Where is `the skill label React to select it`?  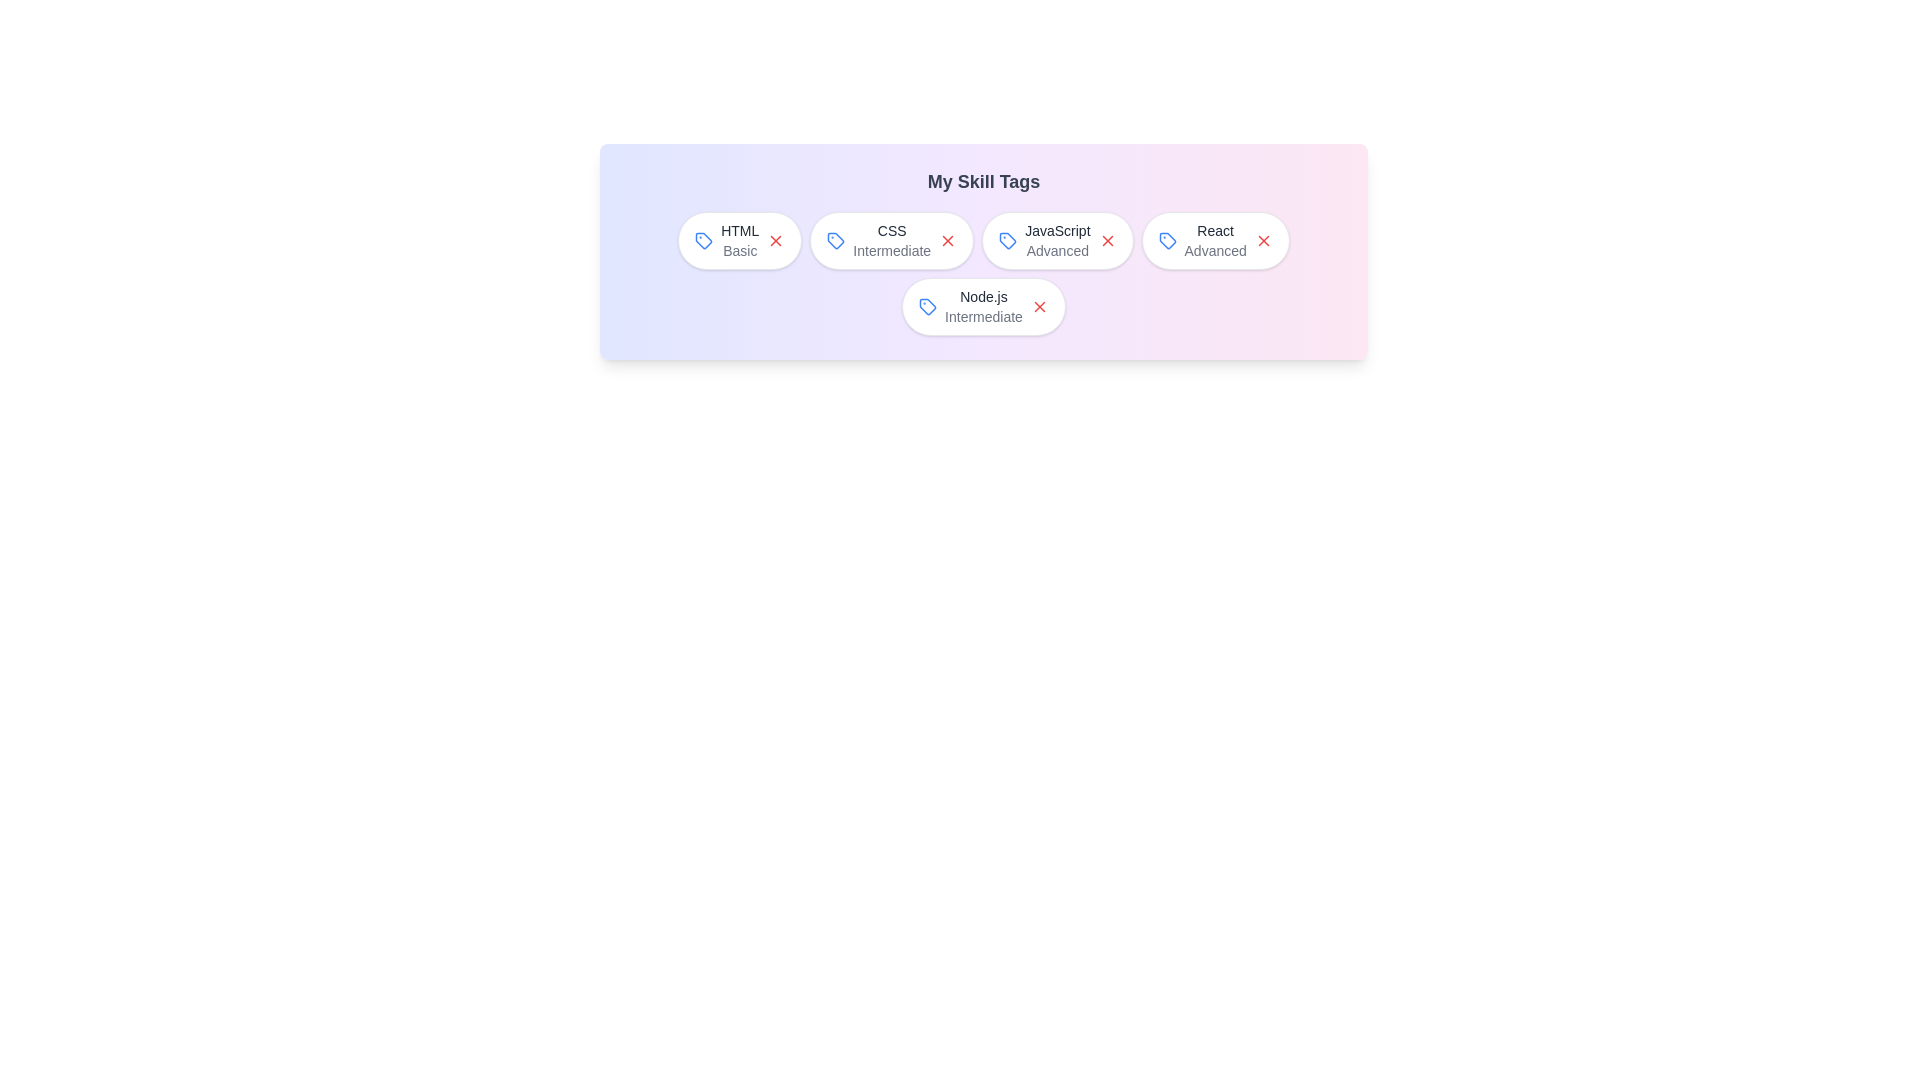 the skill label React to select it is located at coordinates (1213, 239).